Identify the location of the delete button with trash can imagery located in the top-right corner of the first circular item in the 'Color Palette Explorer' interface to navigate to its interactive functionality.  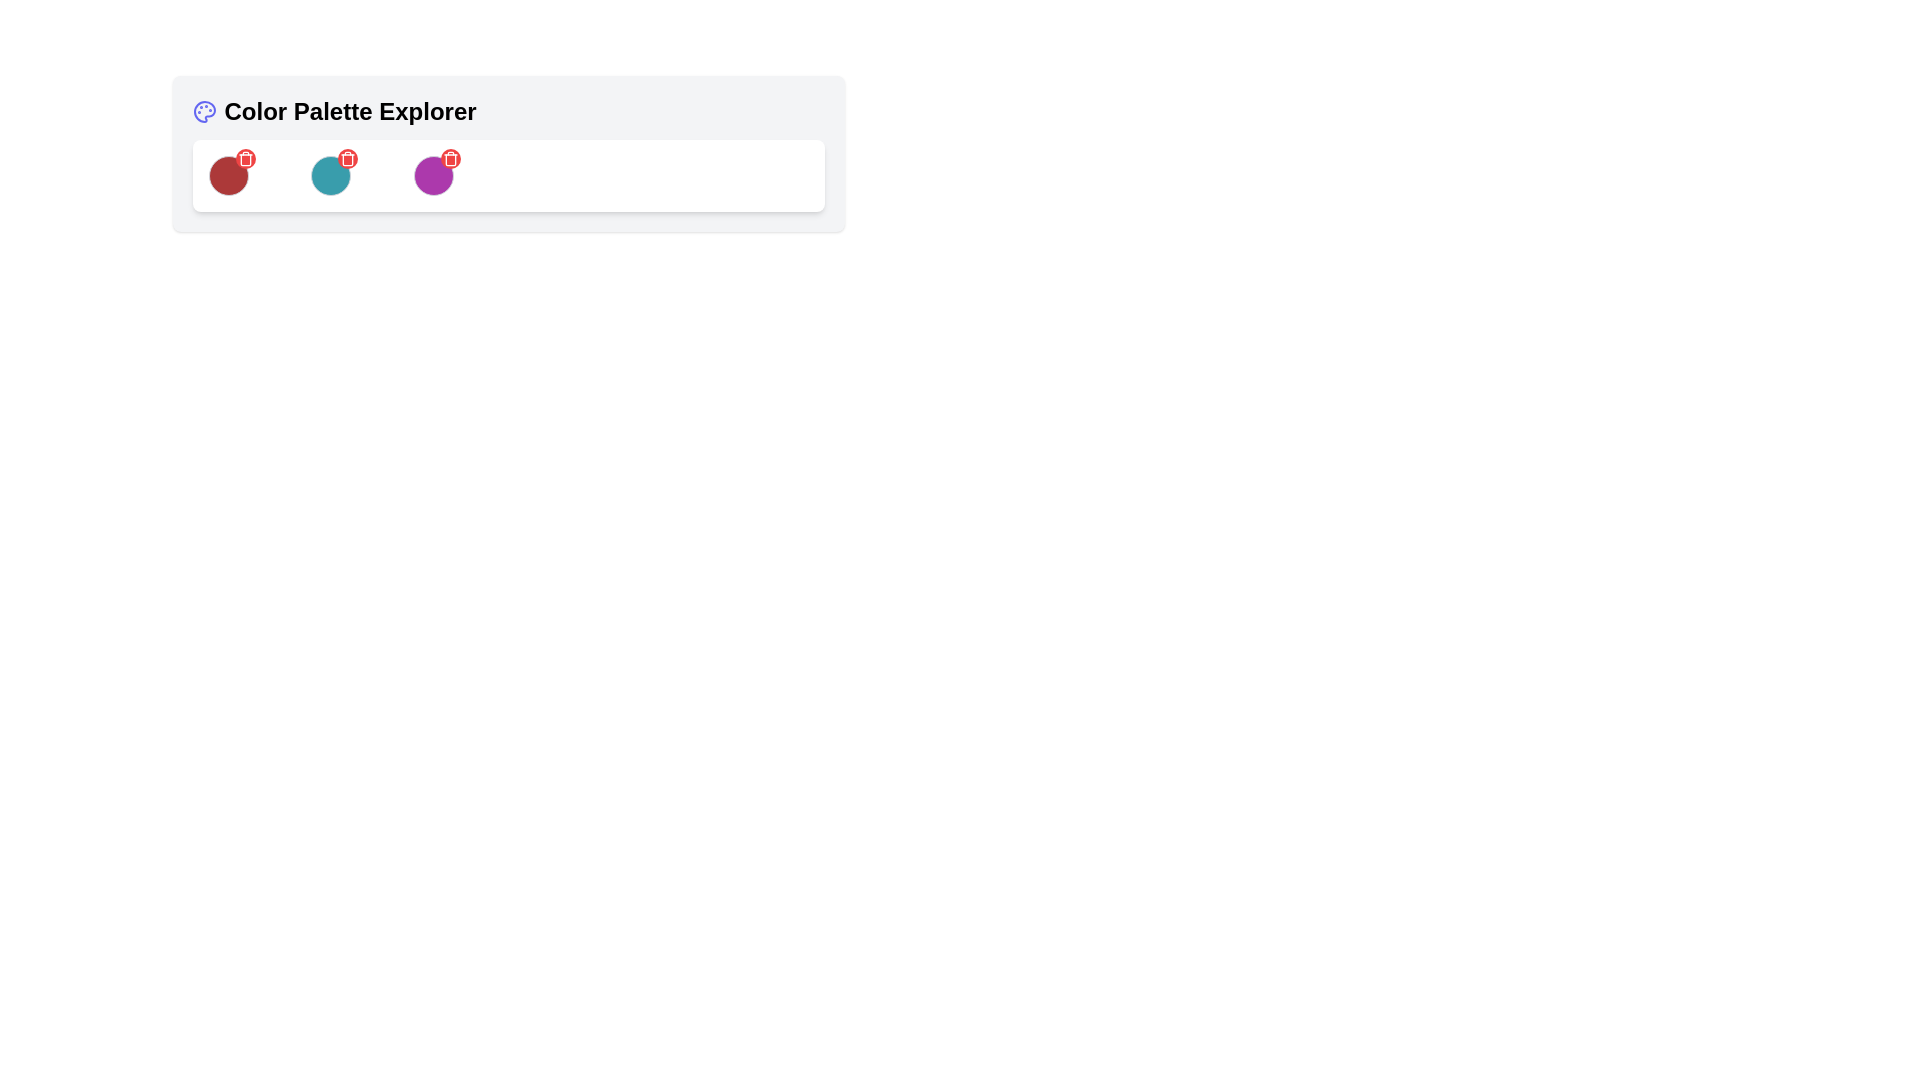
(244, 157).